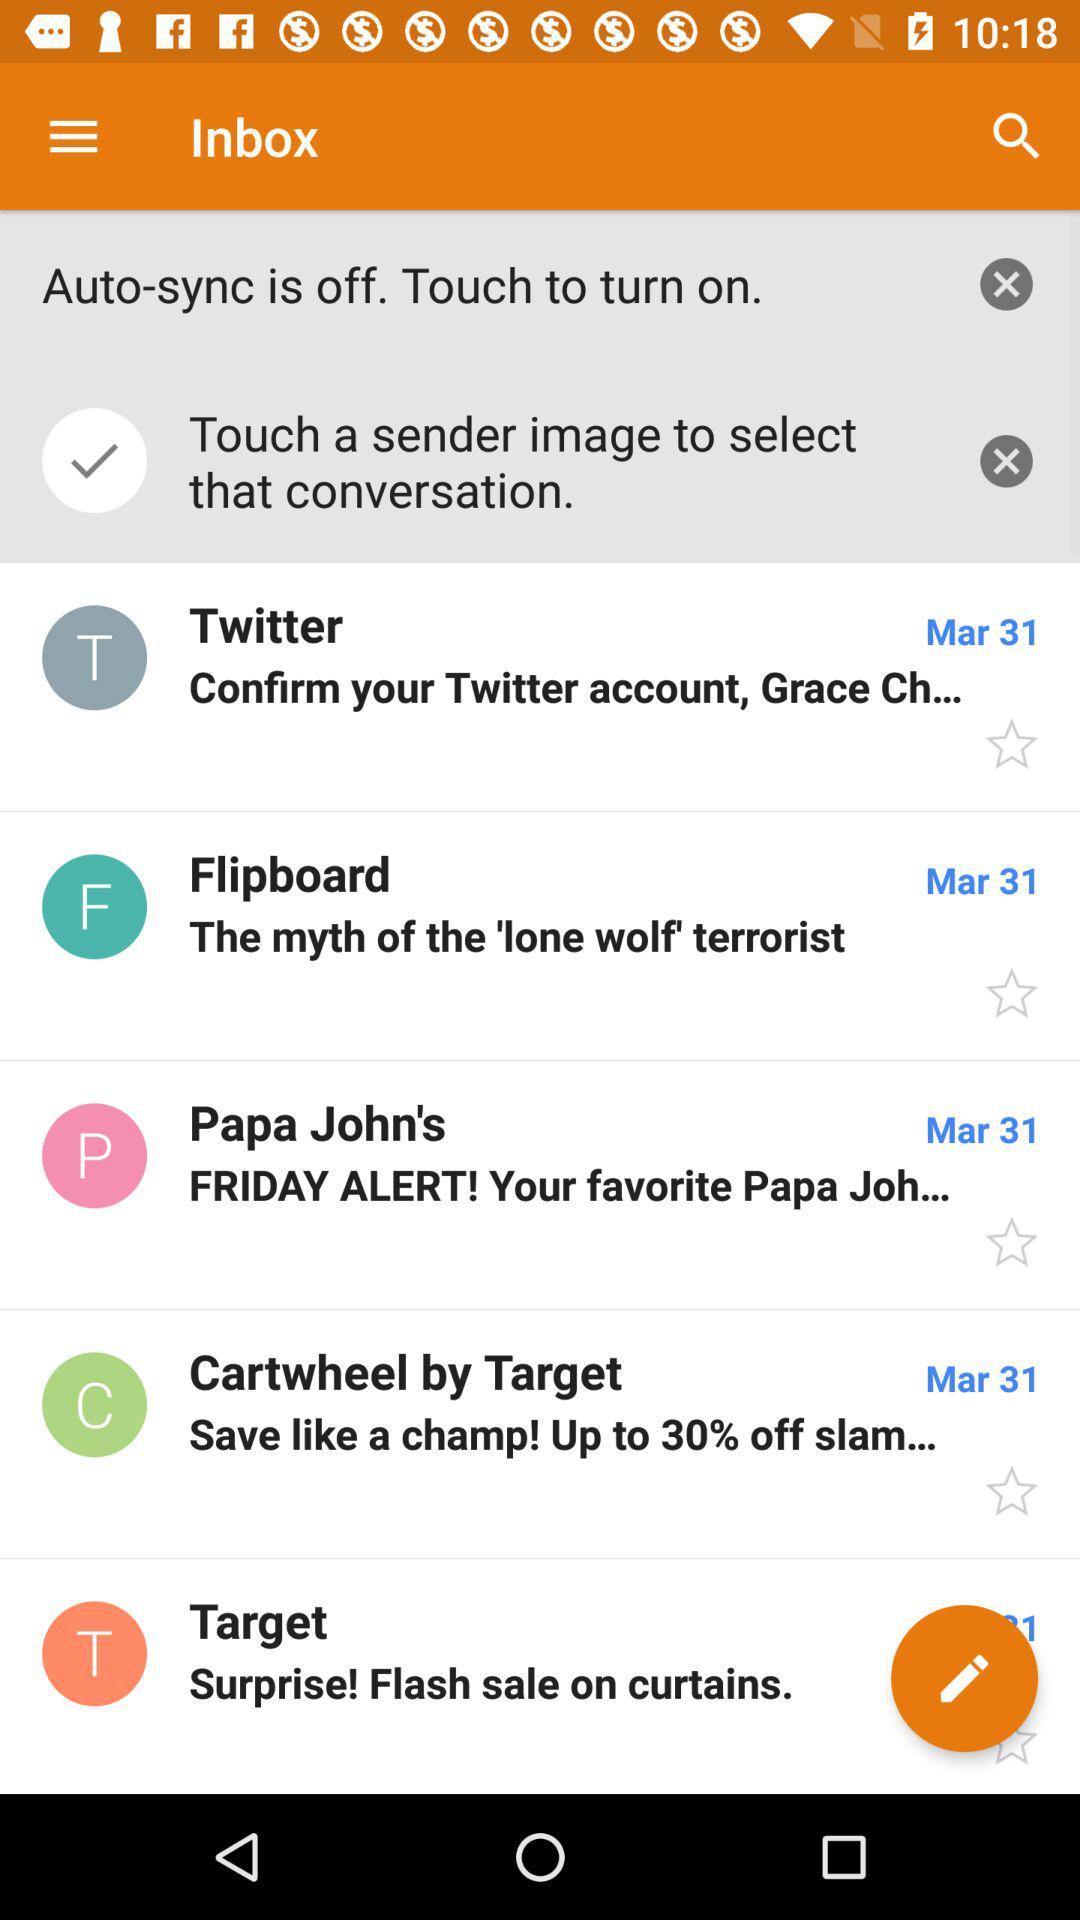 The width and height of the screenshot is (1080, 1920). Describe the element at coordinates (1006, 283) in the screenshot. I see `item next to the auto sync is item` at that location.